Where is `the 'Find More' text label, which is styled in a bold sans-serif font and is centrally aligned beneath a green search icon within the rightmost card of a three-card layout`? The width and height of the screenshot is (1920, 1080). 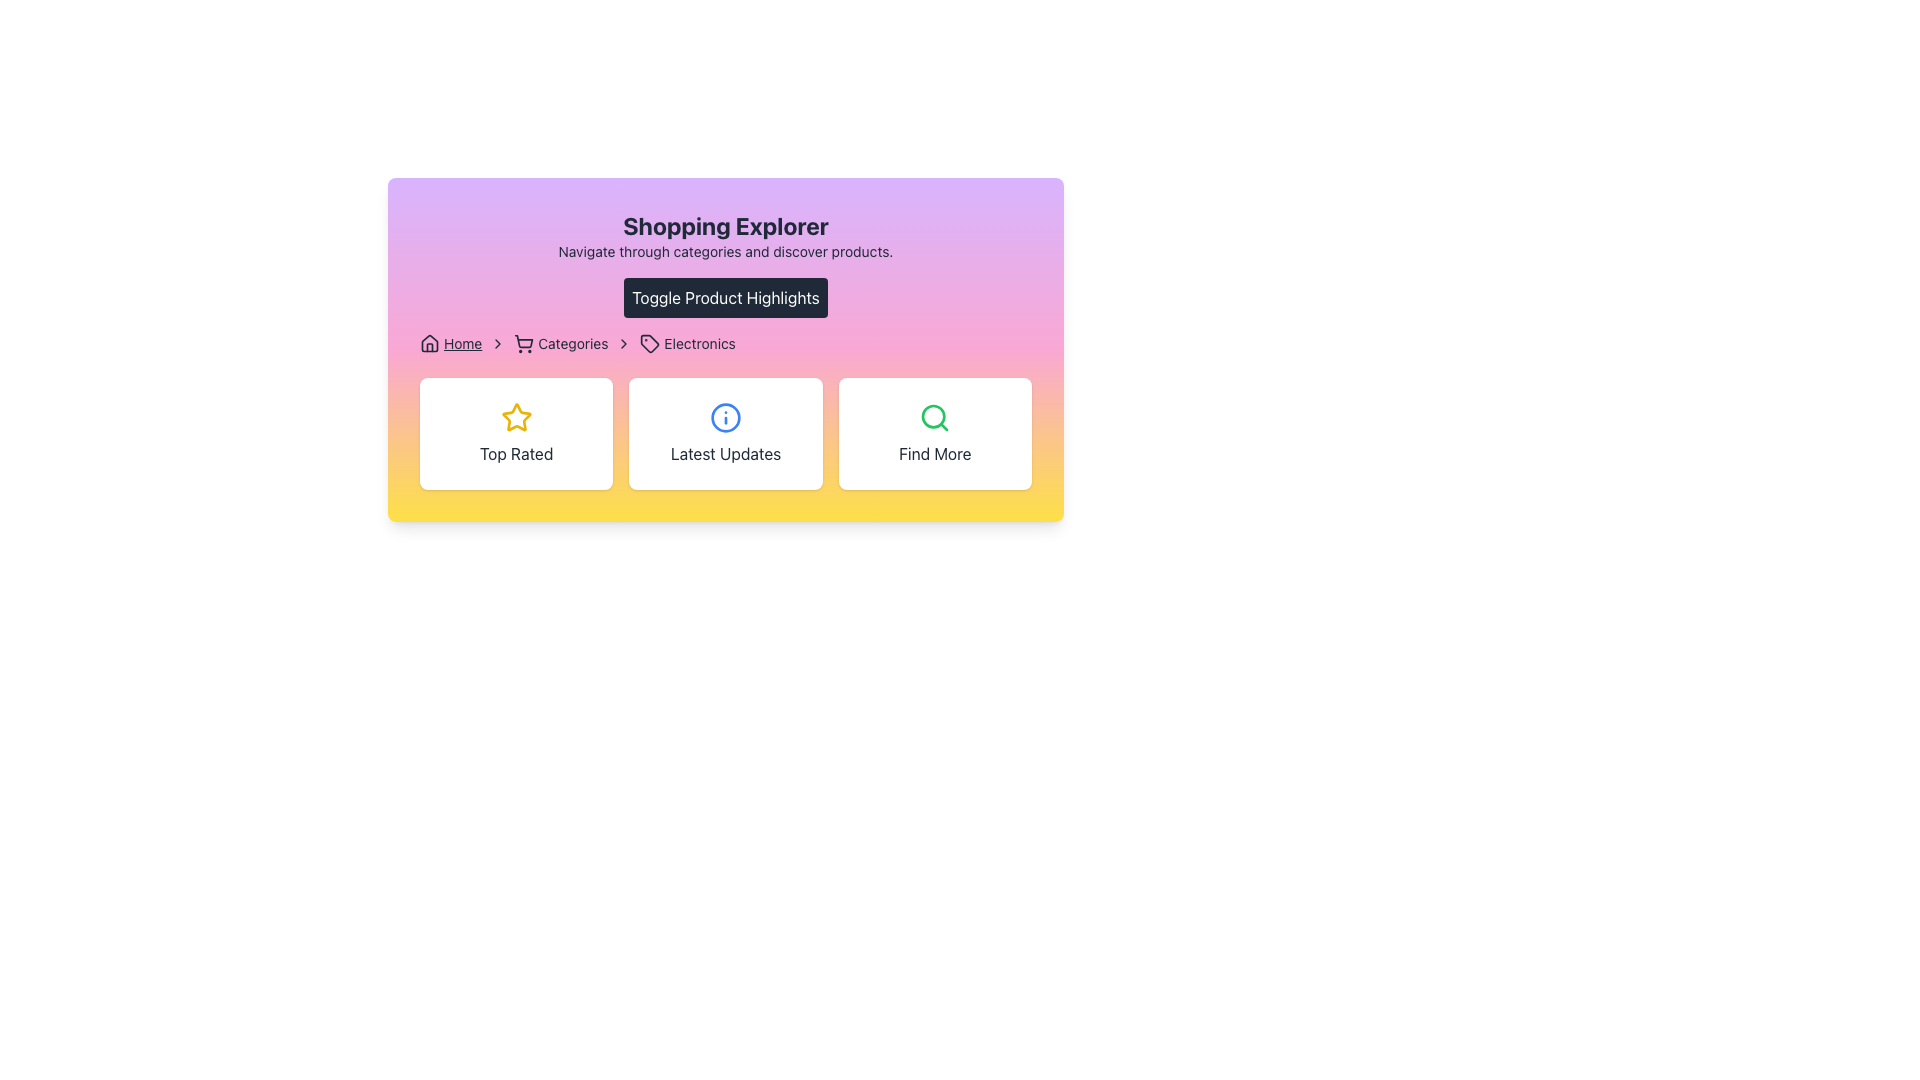
the 'Find More' text label, which is styled in a bold sans-serif font and is centrally aligned beneath a green search icon within the rightmost card of a three-card layout is located at coordinates (934, 454).